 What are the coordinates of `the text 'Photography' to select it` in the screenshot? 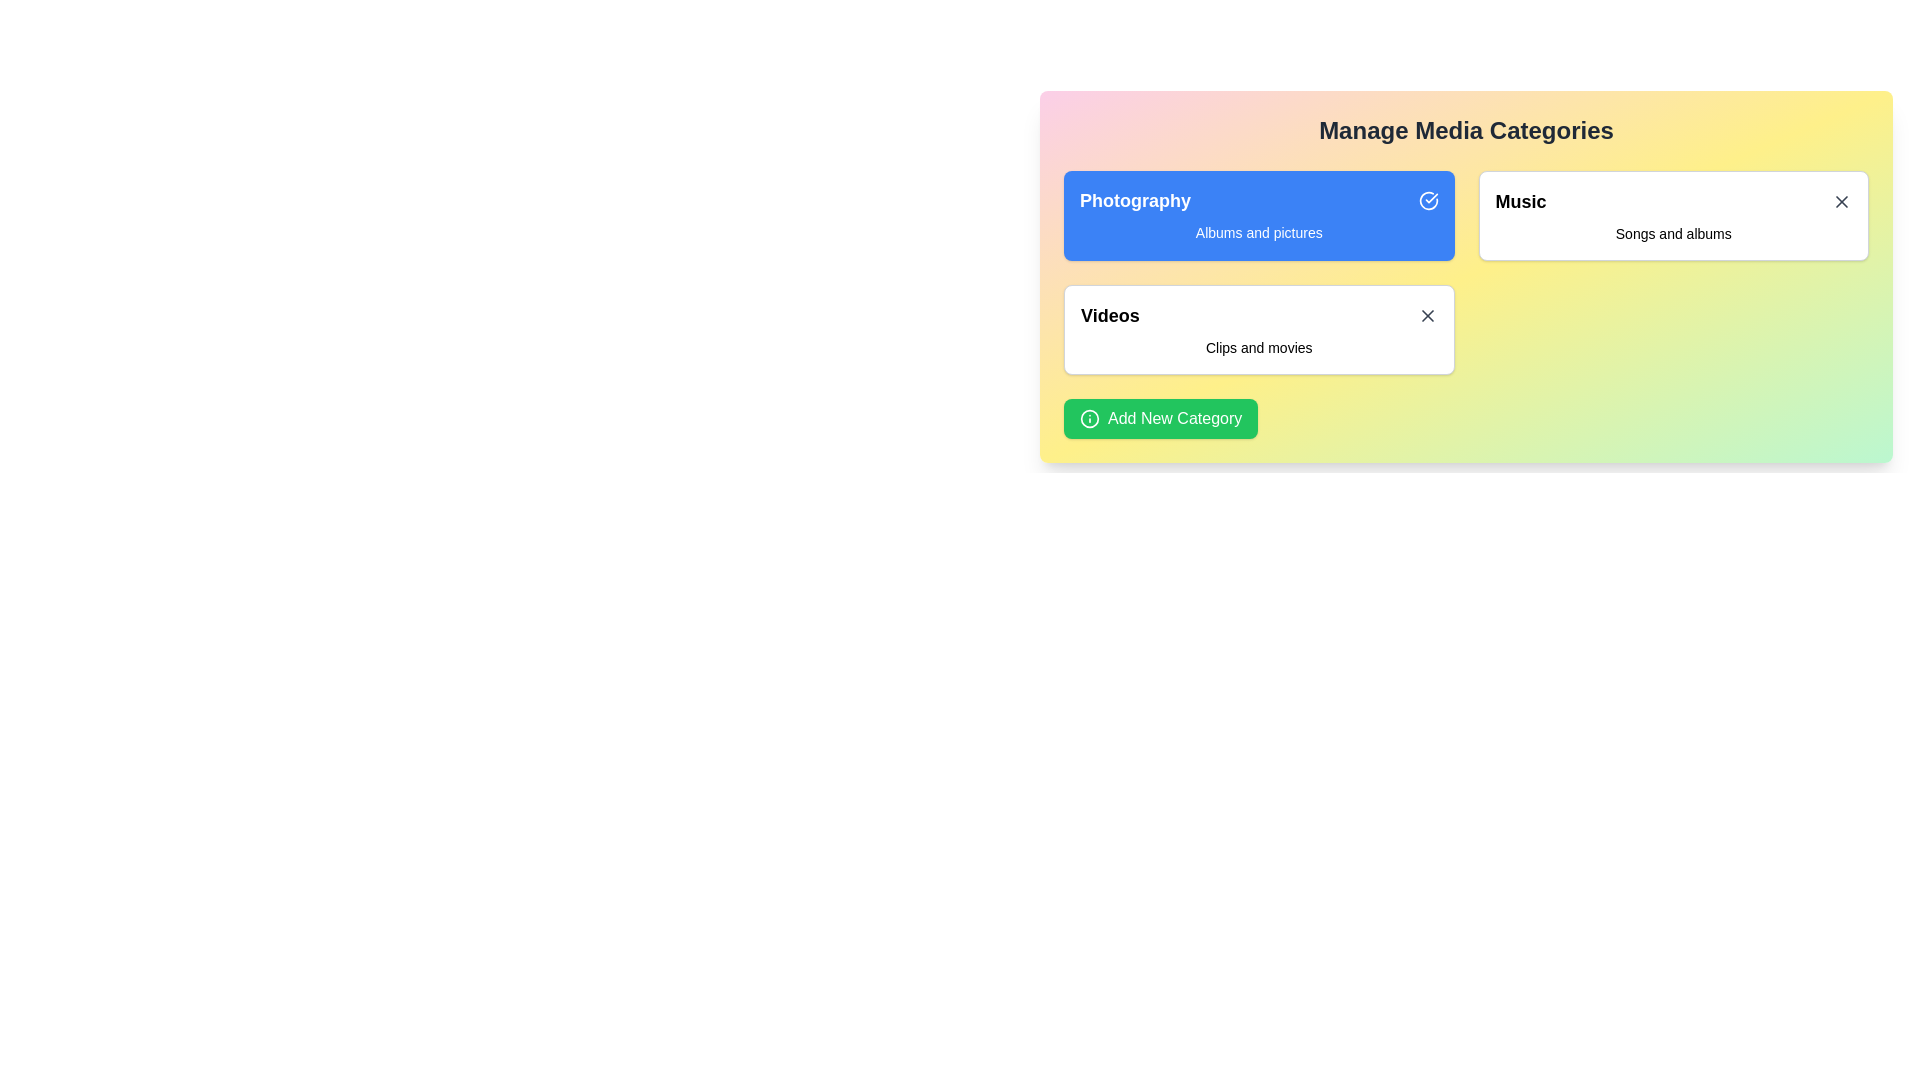 It's located at (1258, 200).